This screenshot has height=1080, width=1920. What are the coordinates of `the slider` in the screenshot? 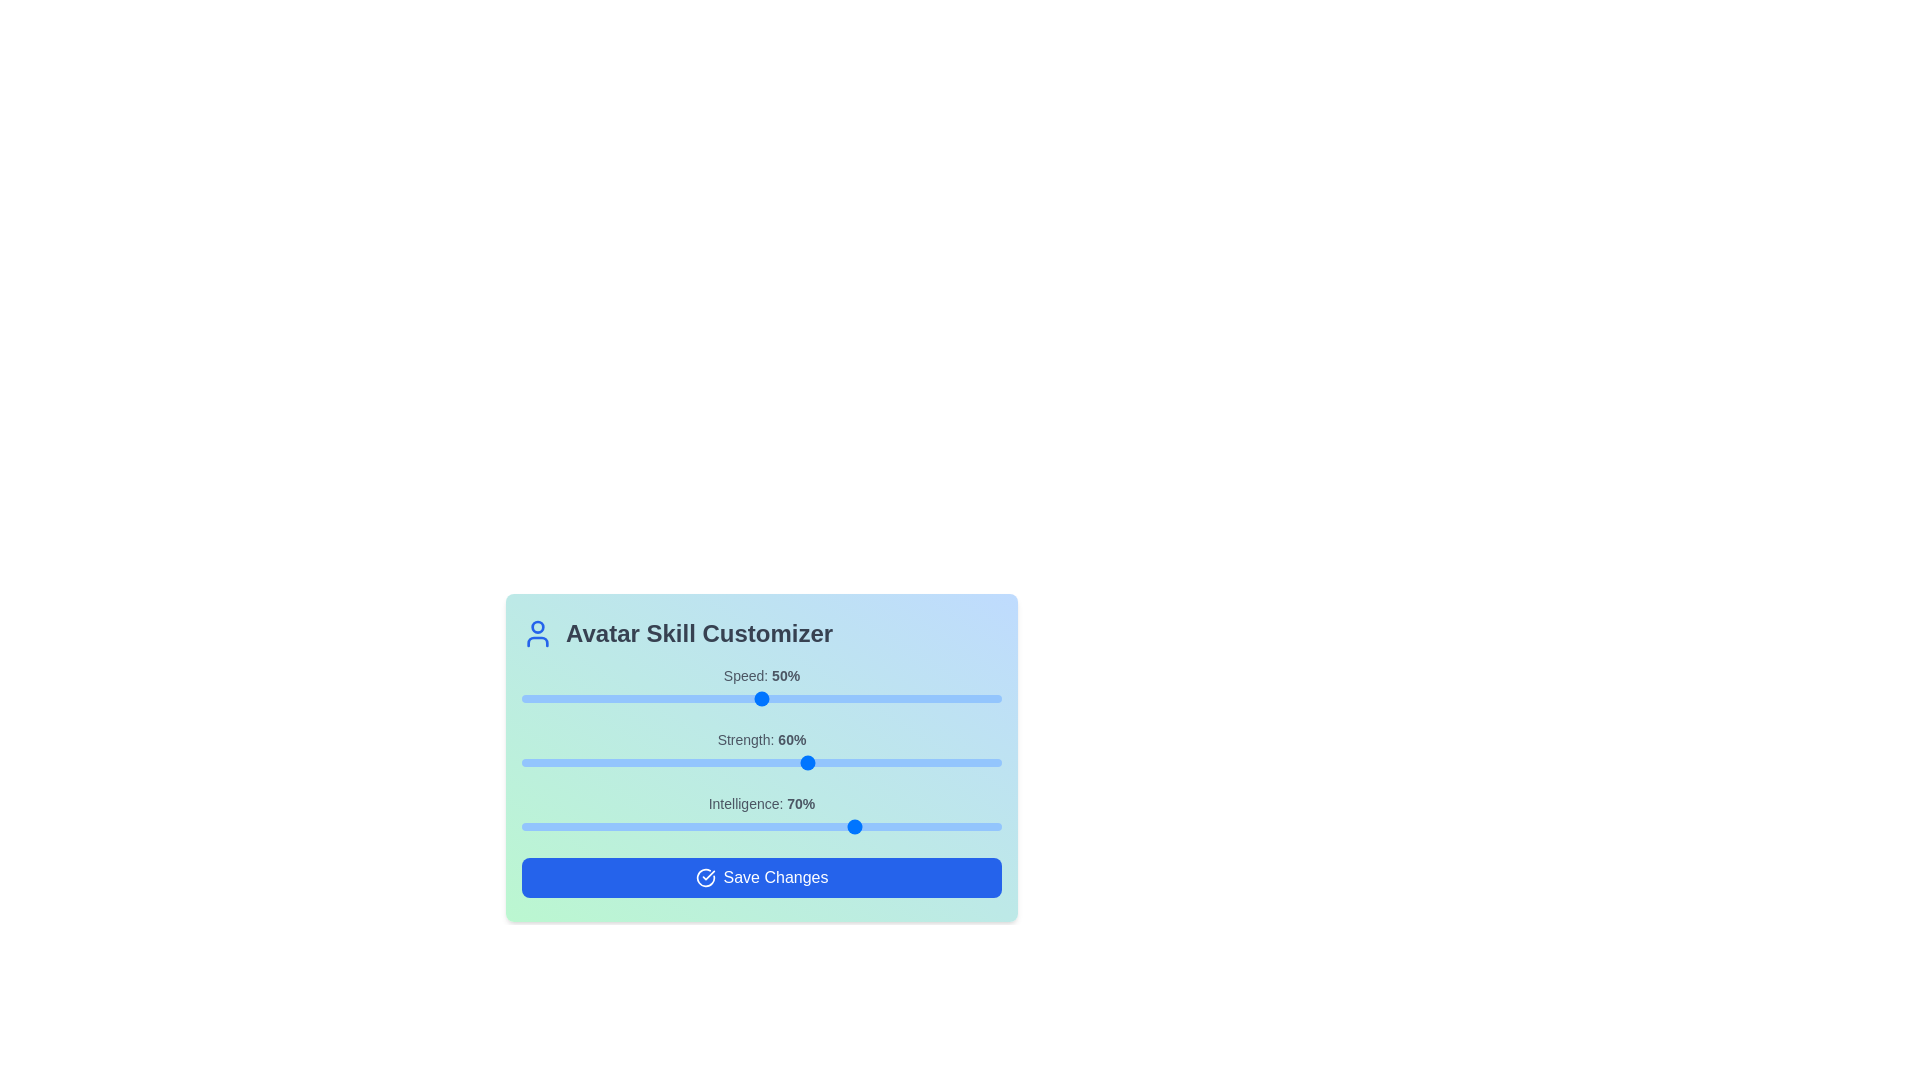 It's located at (948, 826).